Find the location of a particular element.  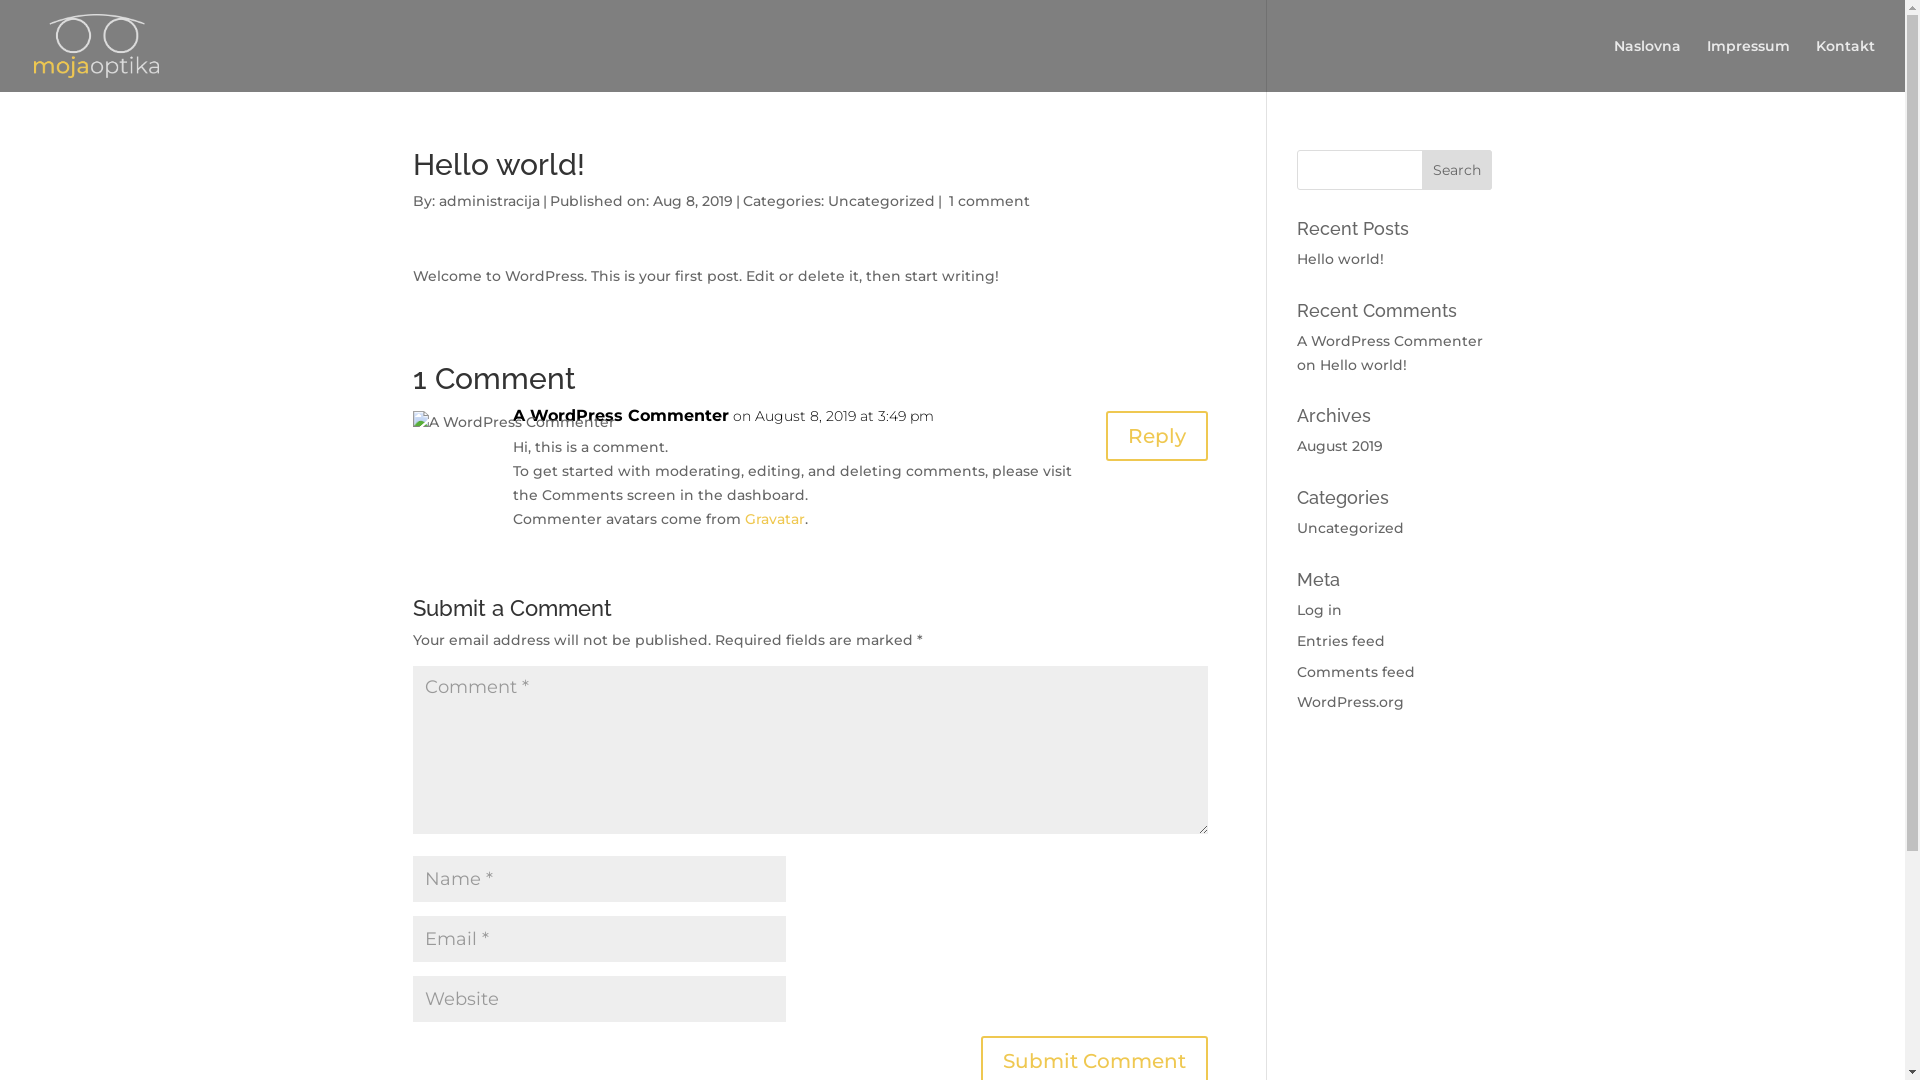

'Entries feed' is located at coordinates (1340, 640).